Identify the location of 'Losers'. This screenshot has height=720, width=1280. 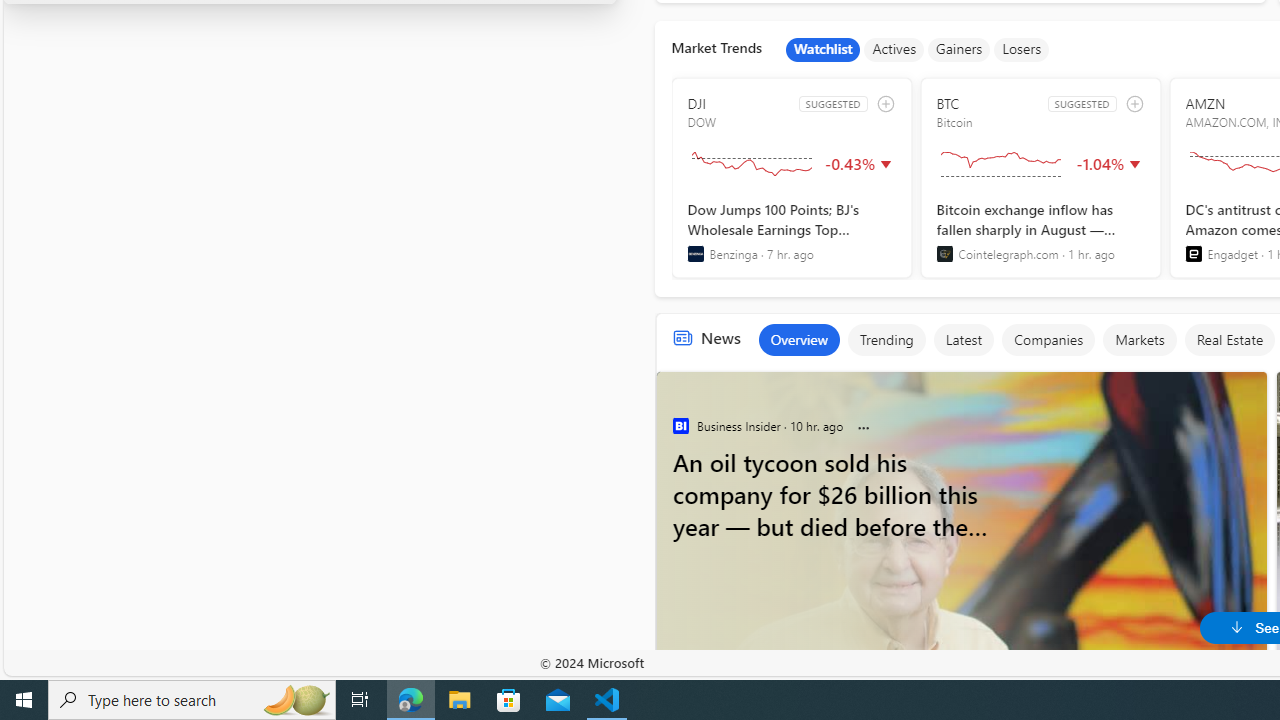
(1022, 49).